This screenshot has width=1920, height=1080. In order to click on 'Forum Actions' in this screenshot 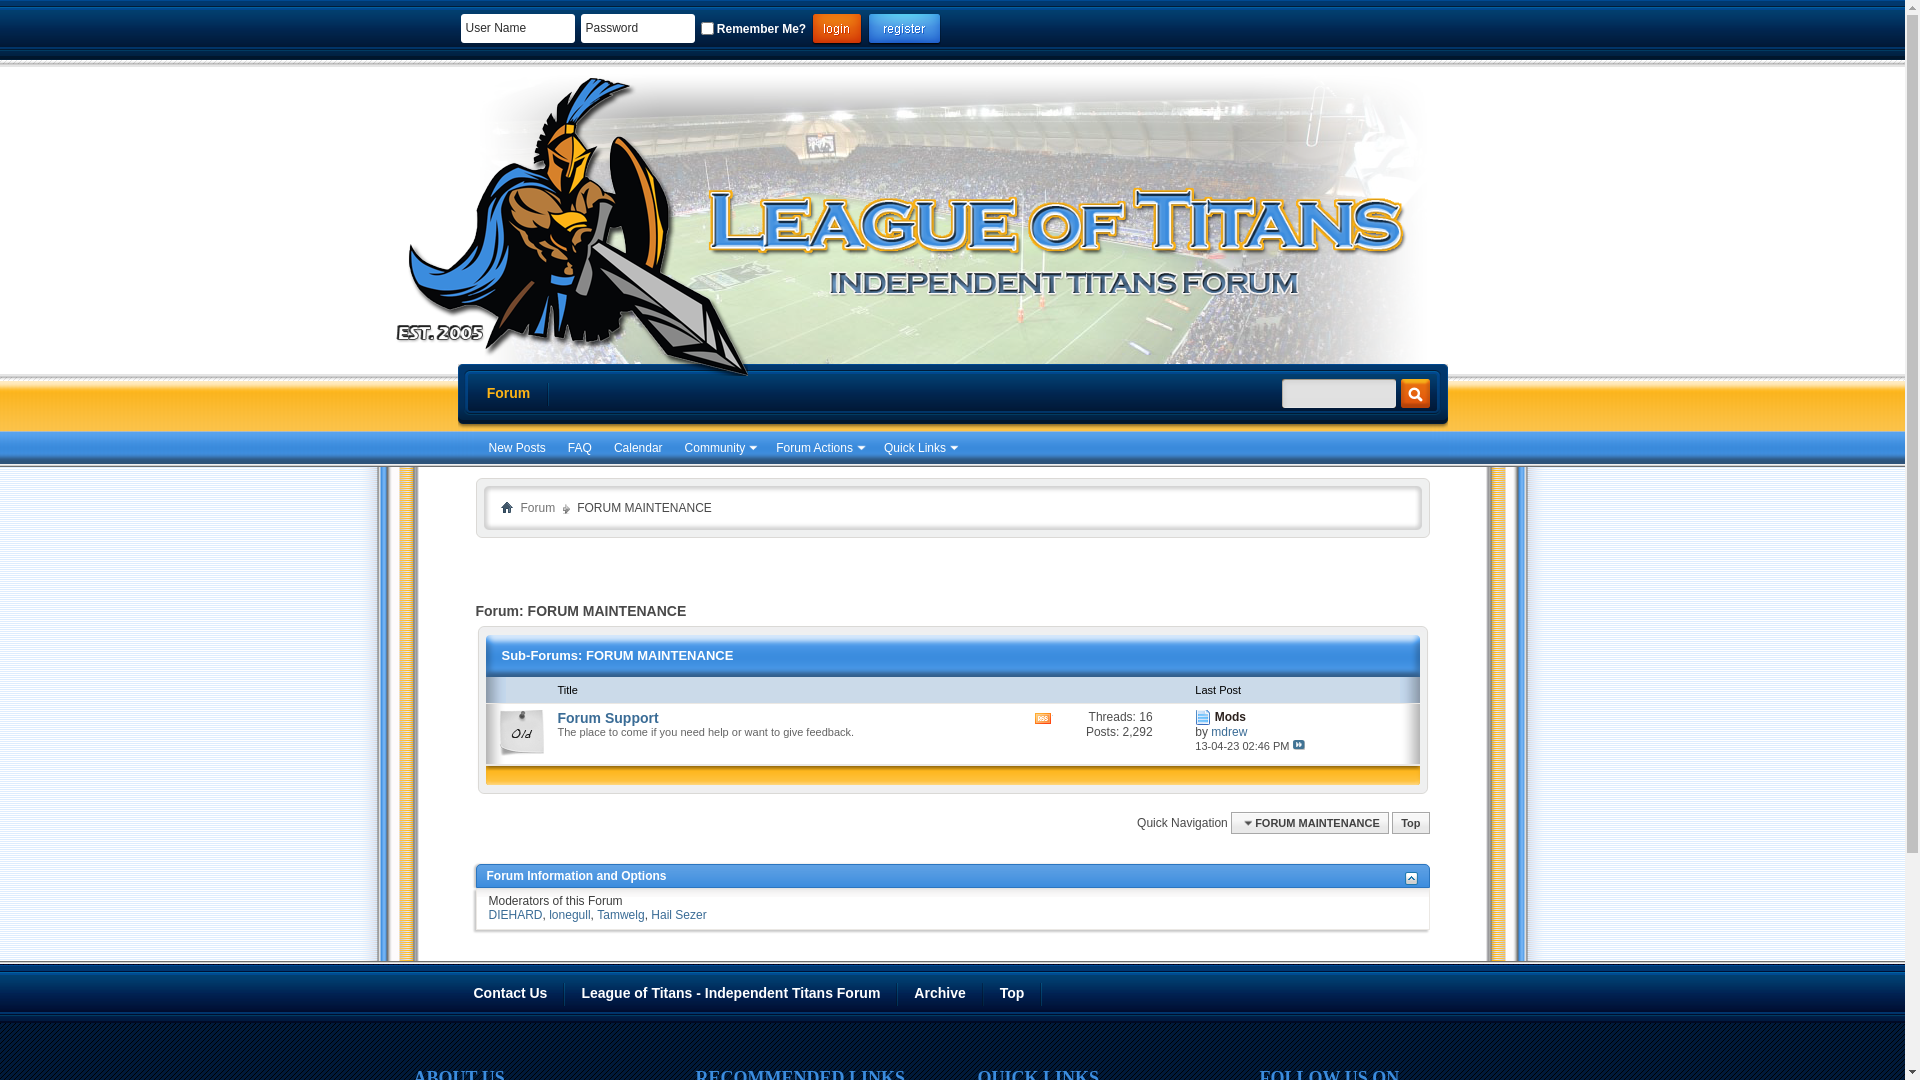, I will do `click(819, 447)`.